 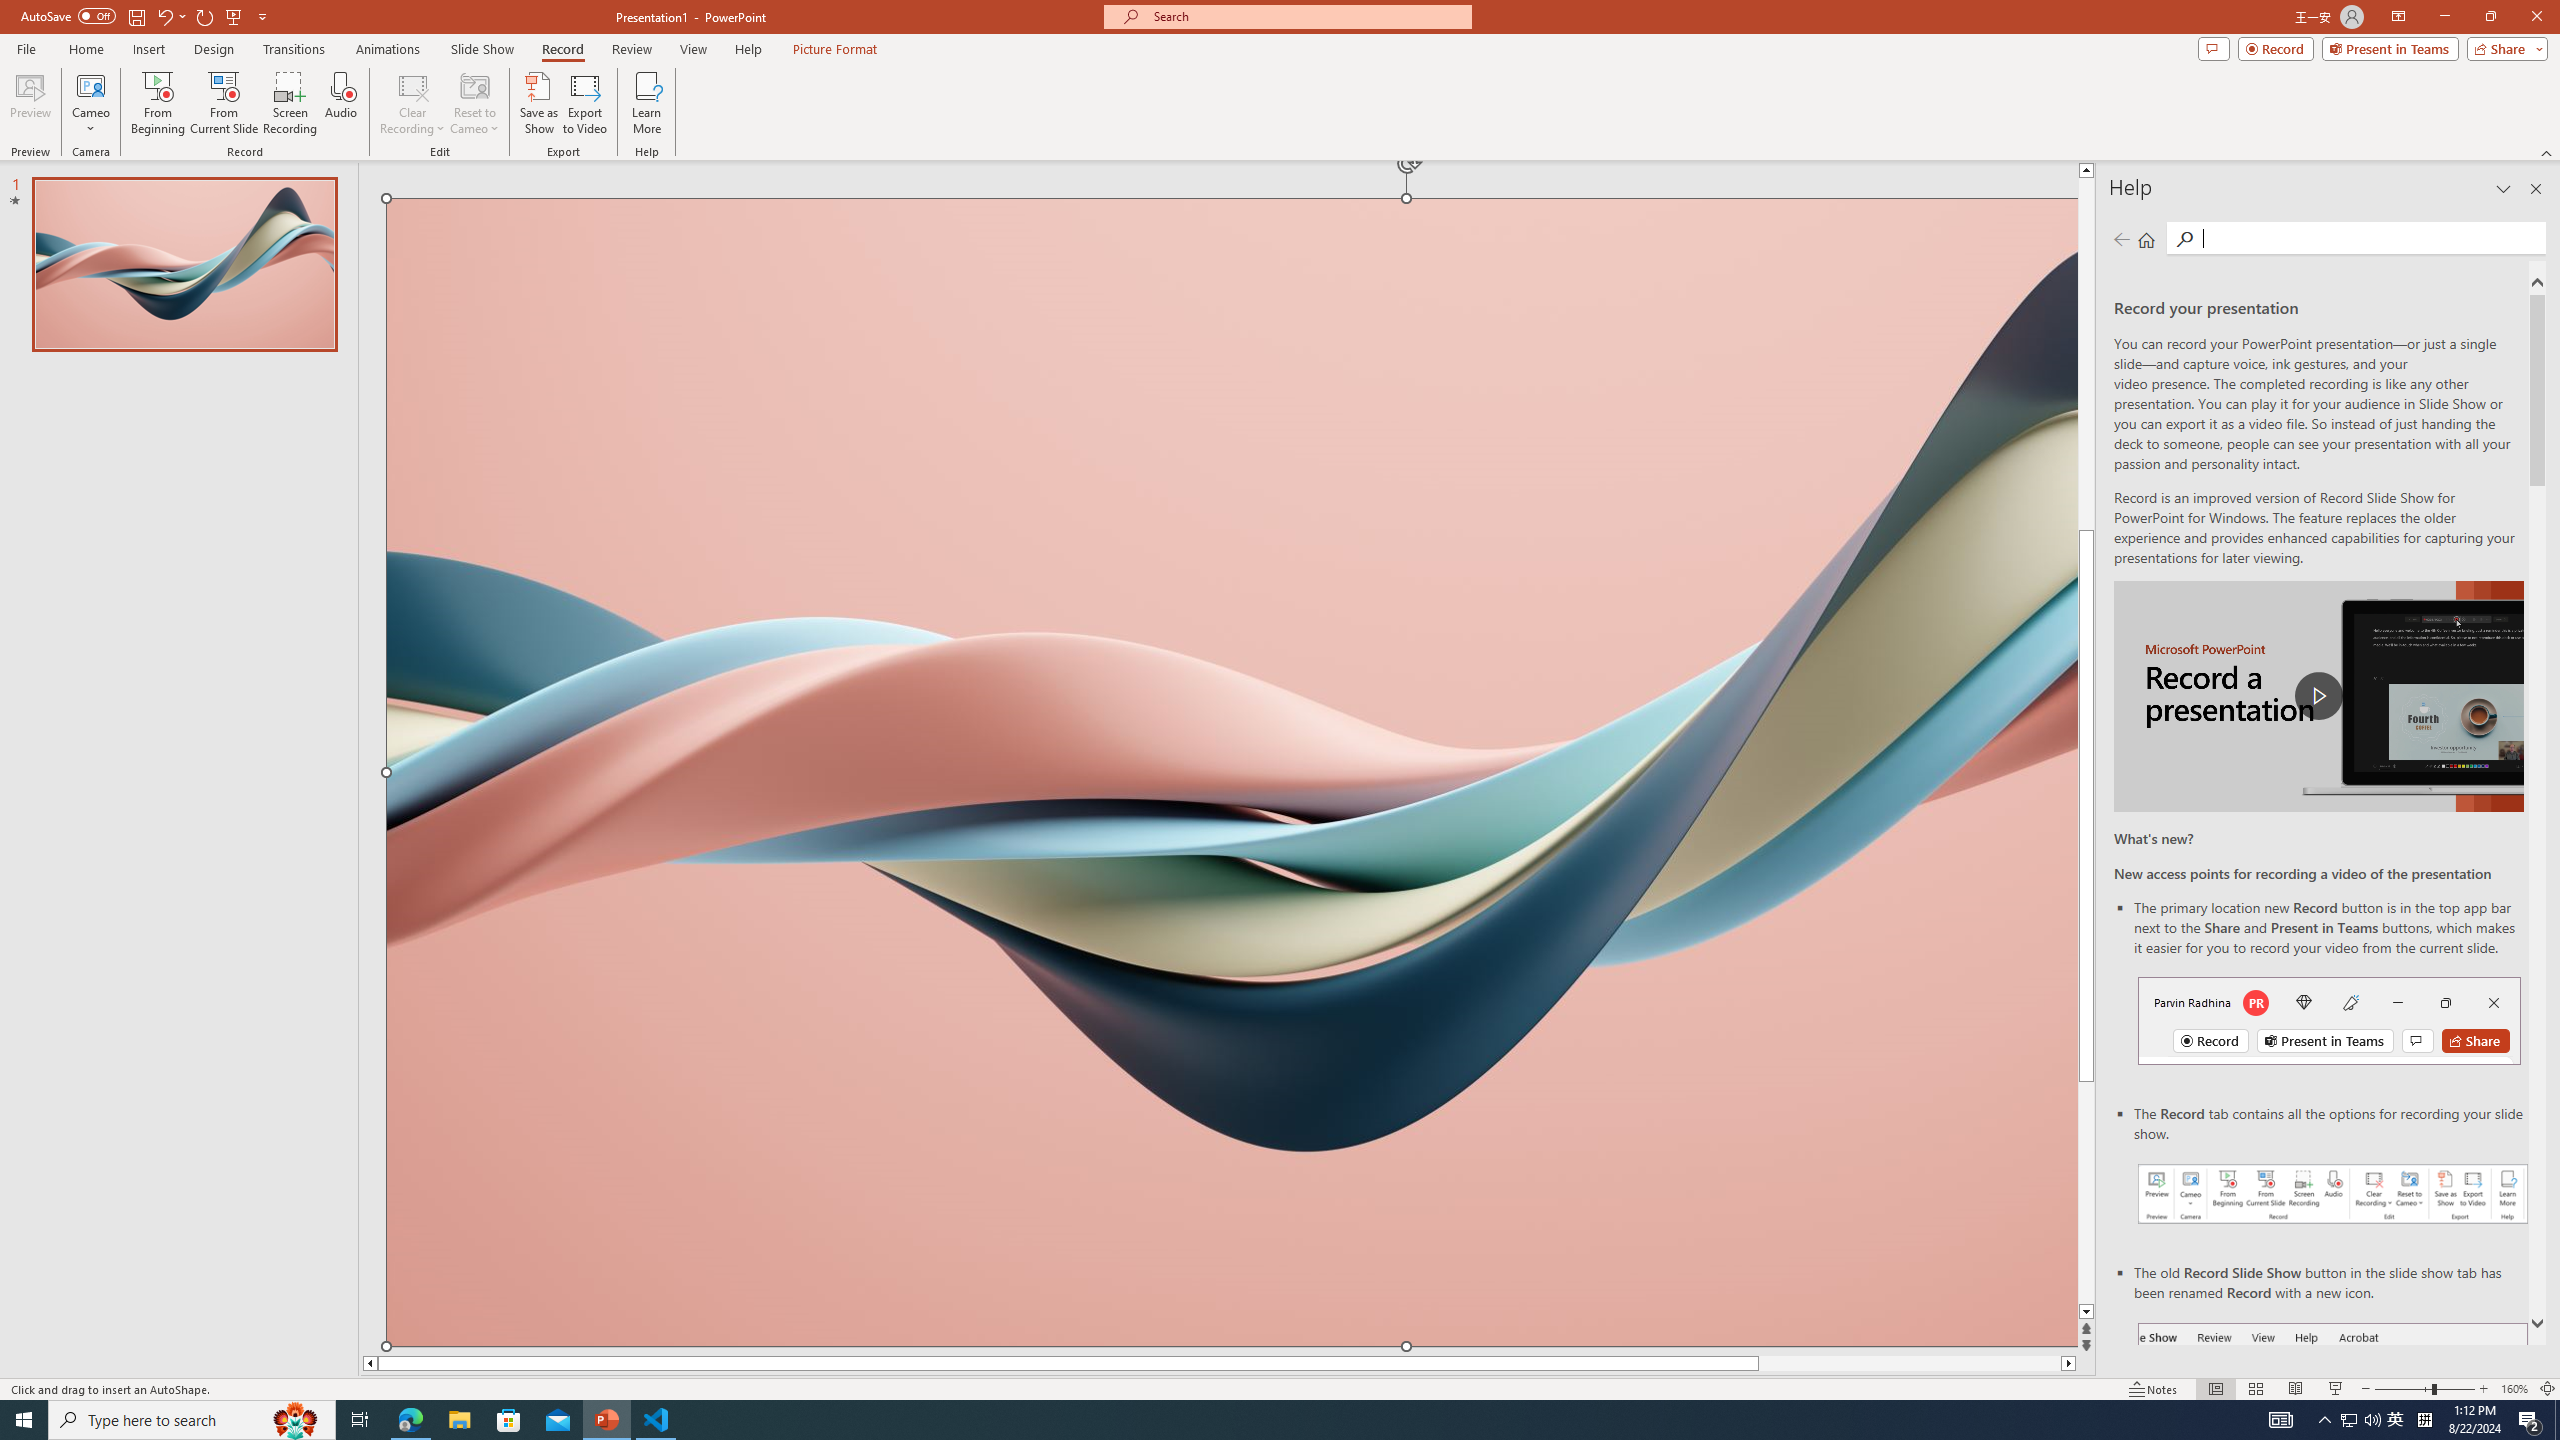 I want to click on 'Cameo', so click(x=89, y=84).